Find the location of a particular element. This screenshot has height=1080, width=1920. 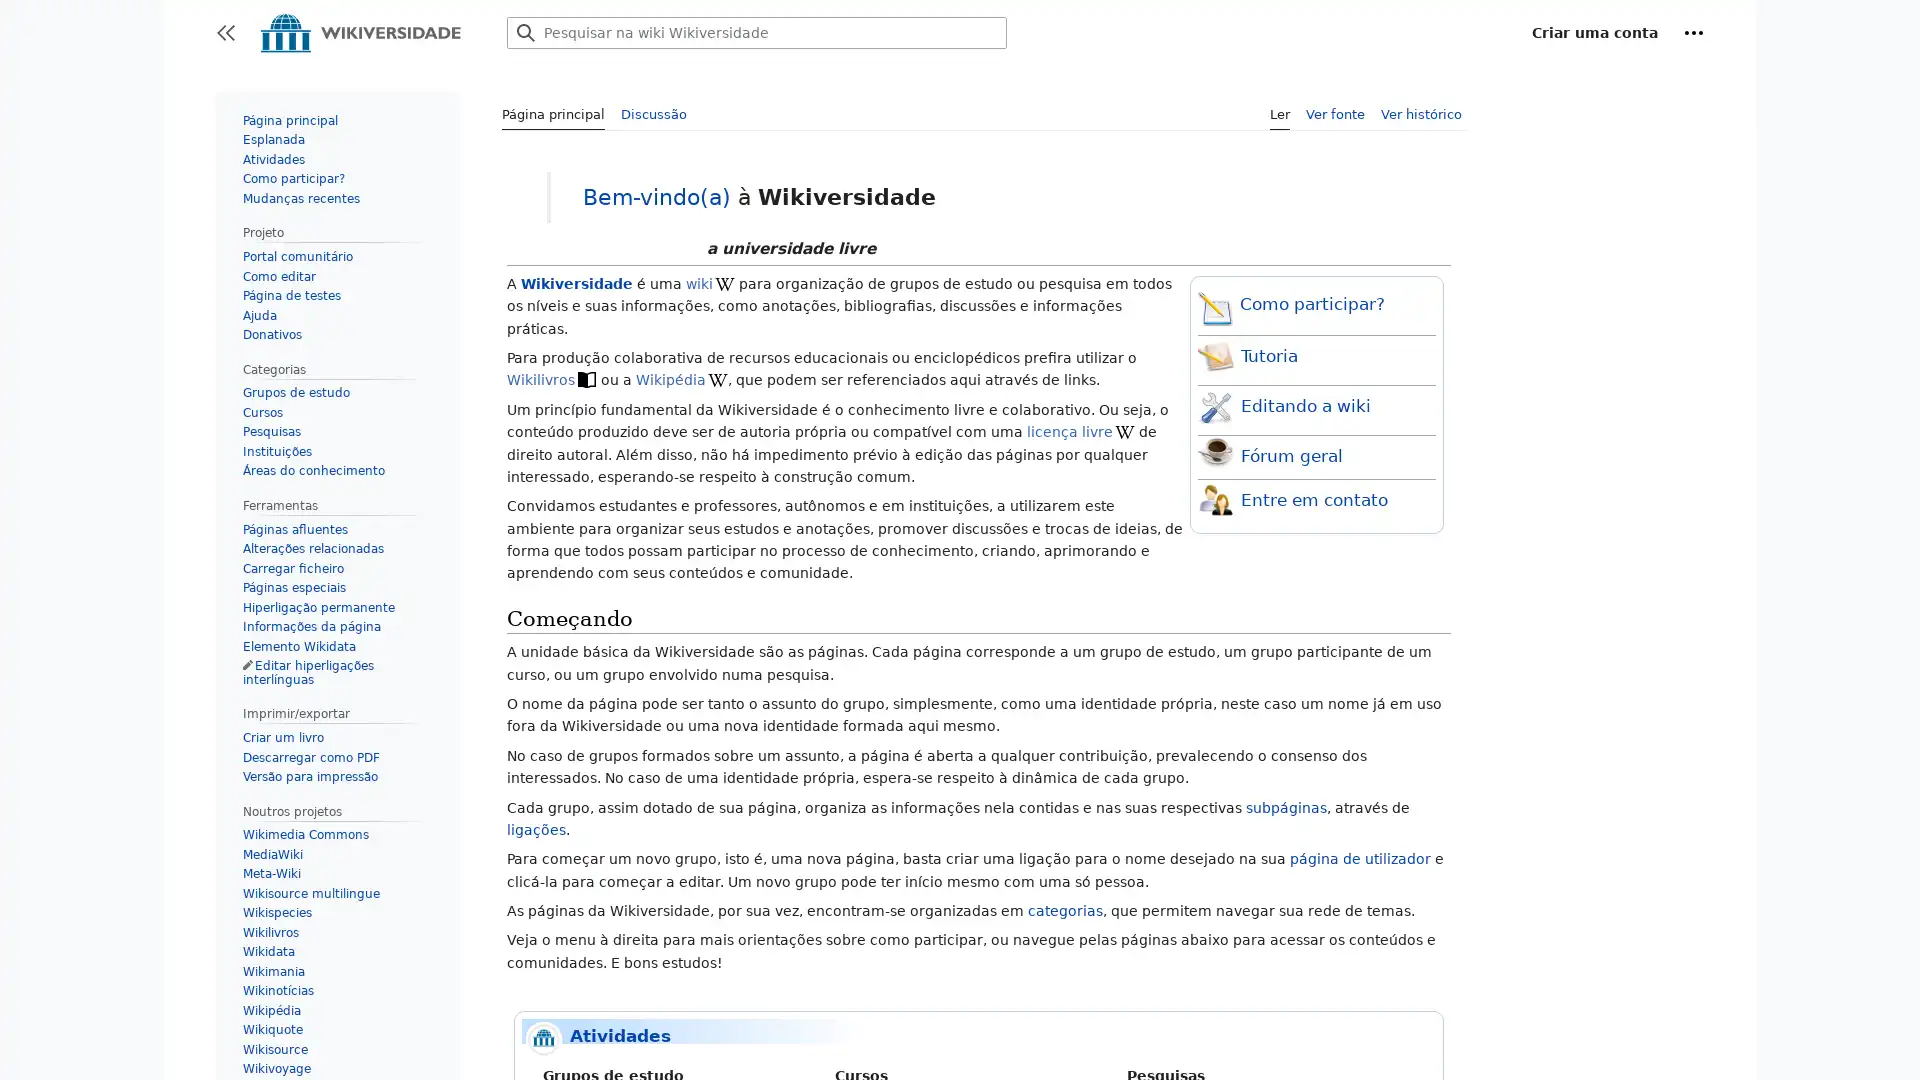

Alternar barra lateral is located at coordinates (225, 33).